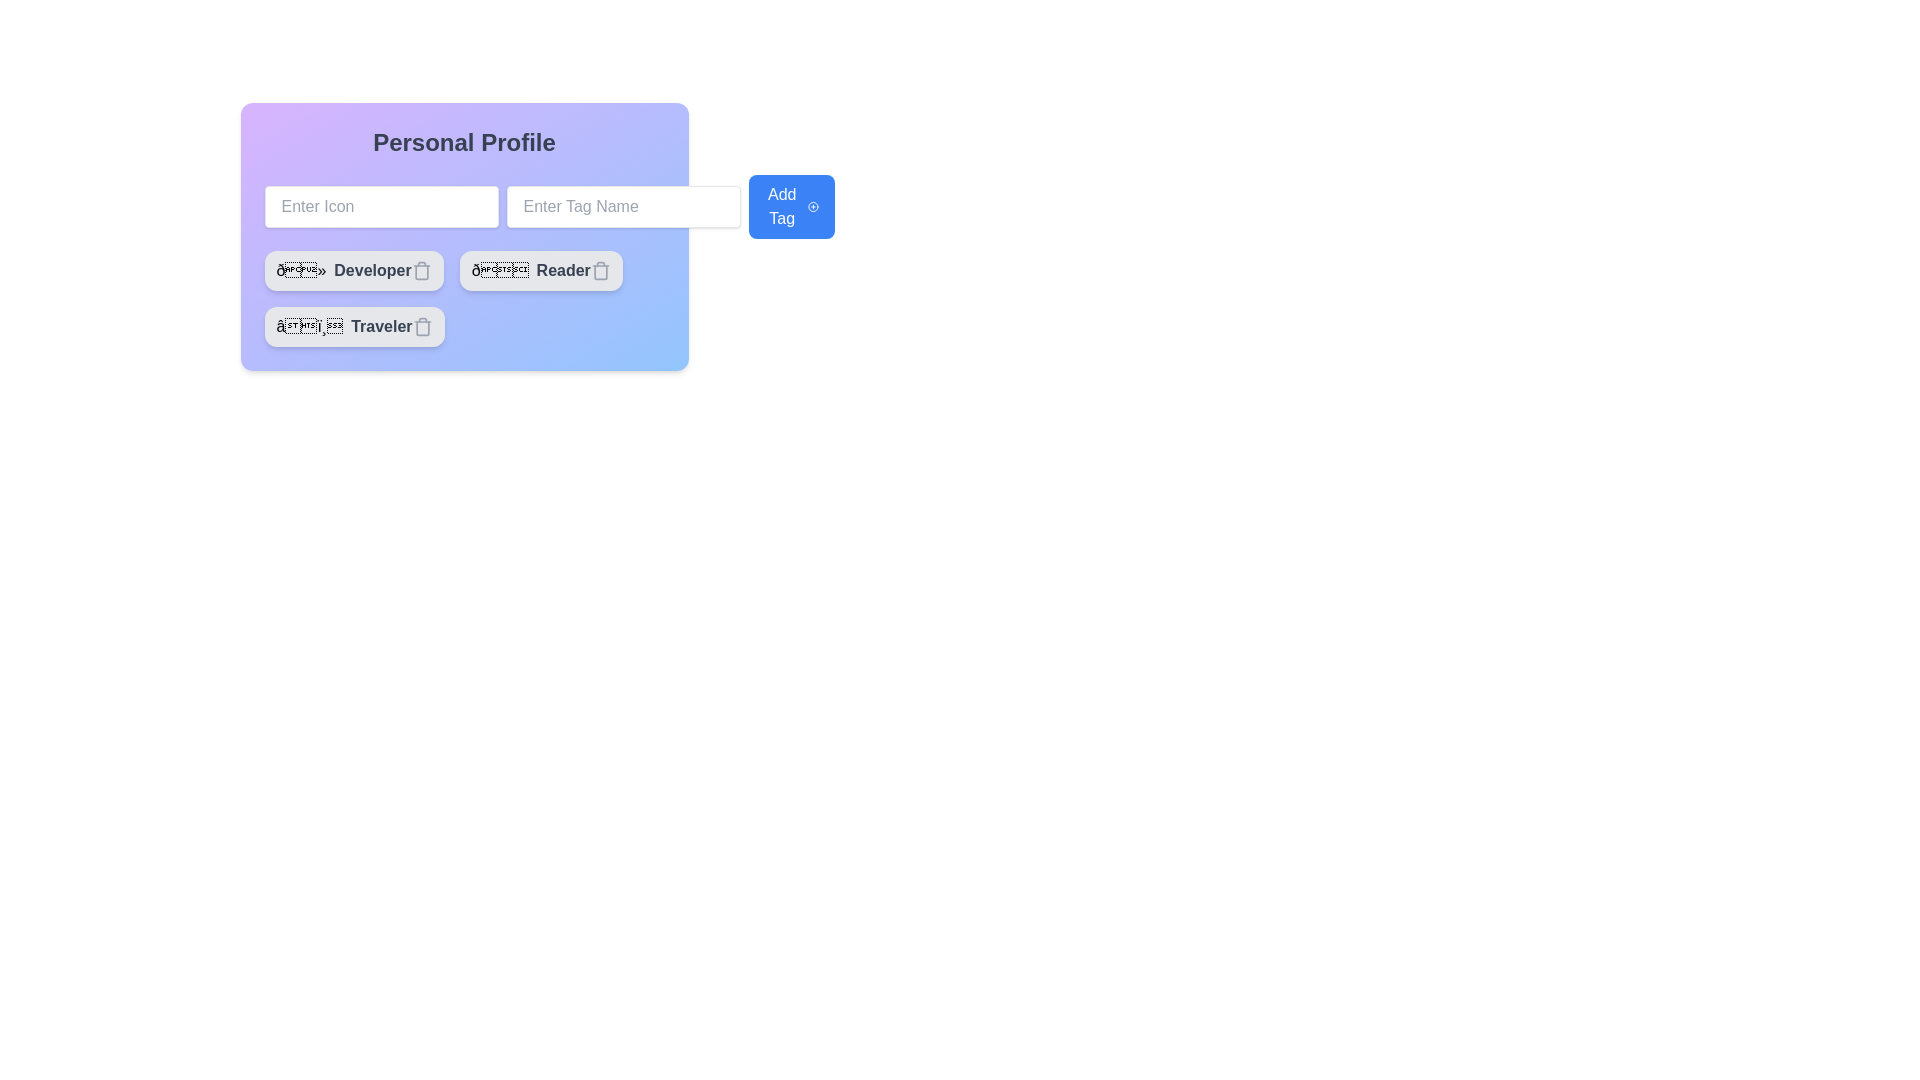 The width and height of the screenshot is (1920, 1080). What do you see at coordinates (463, 141) in the screenshot?
I see `the 'Personal Profile' text label, which serves as a section header indicating the content related to profile tags` at bounding box center [463, 141].